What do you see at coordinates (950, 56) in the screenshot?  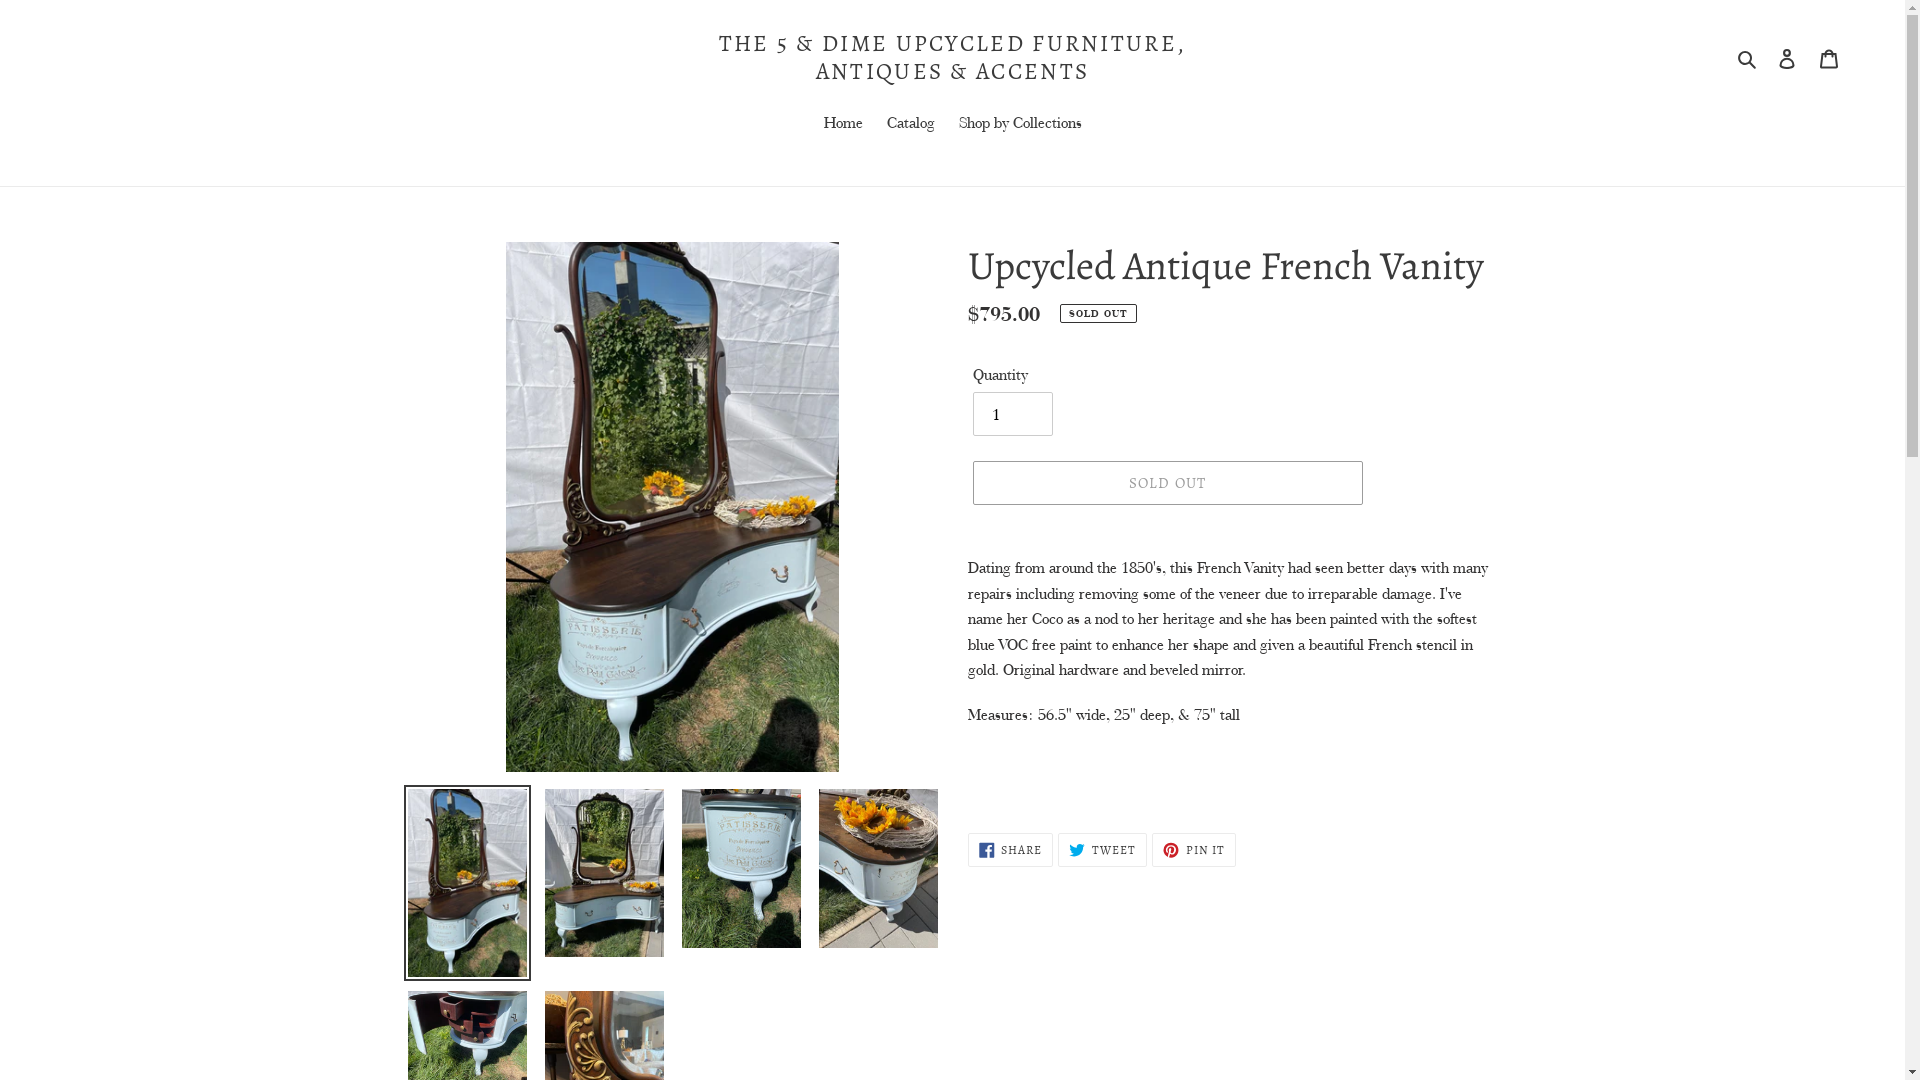 I see `'THE 5 & DIME UPCYCLED FURNITURE, ANTIQUES & ACCENTS'` at bounding box center [950, 56].